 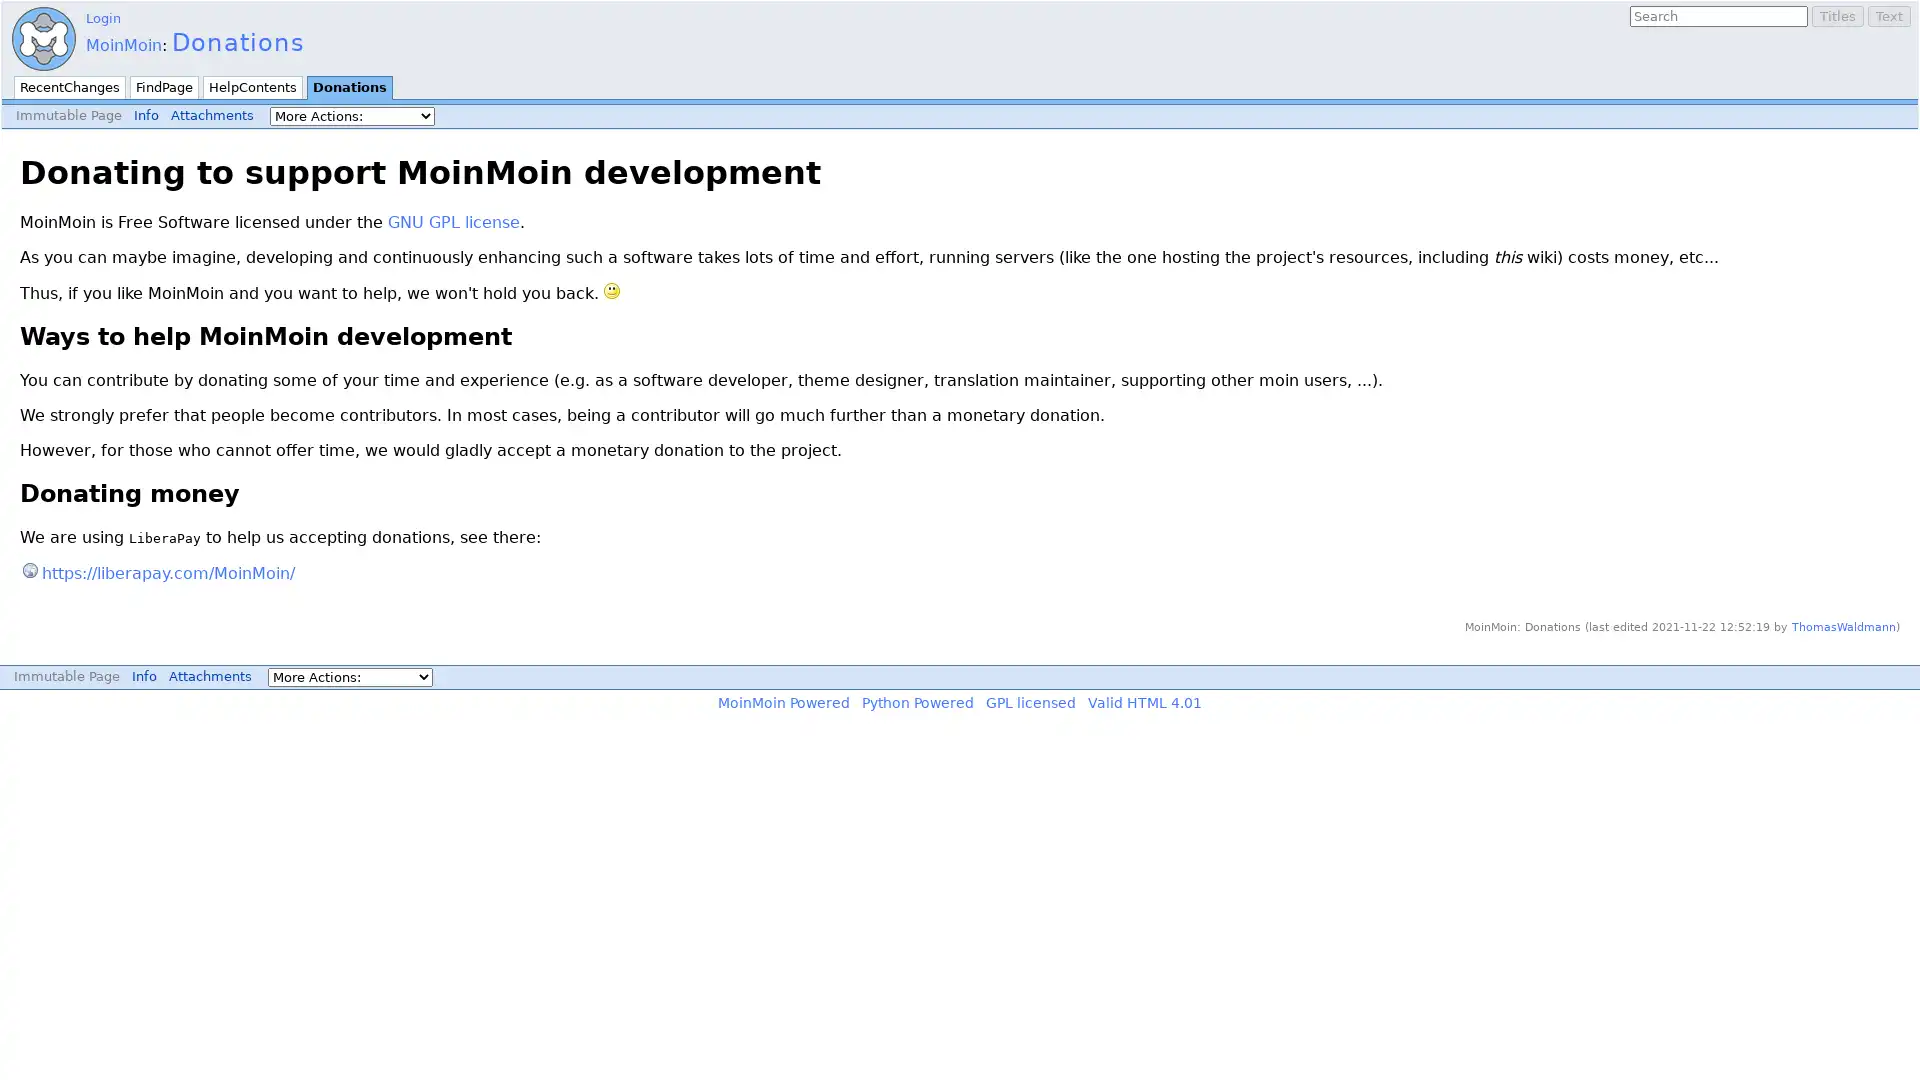 What do you see at coordinates (1838, 16) in the screenshot?
I see `Titles` at bounding box center [1838, 16].